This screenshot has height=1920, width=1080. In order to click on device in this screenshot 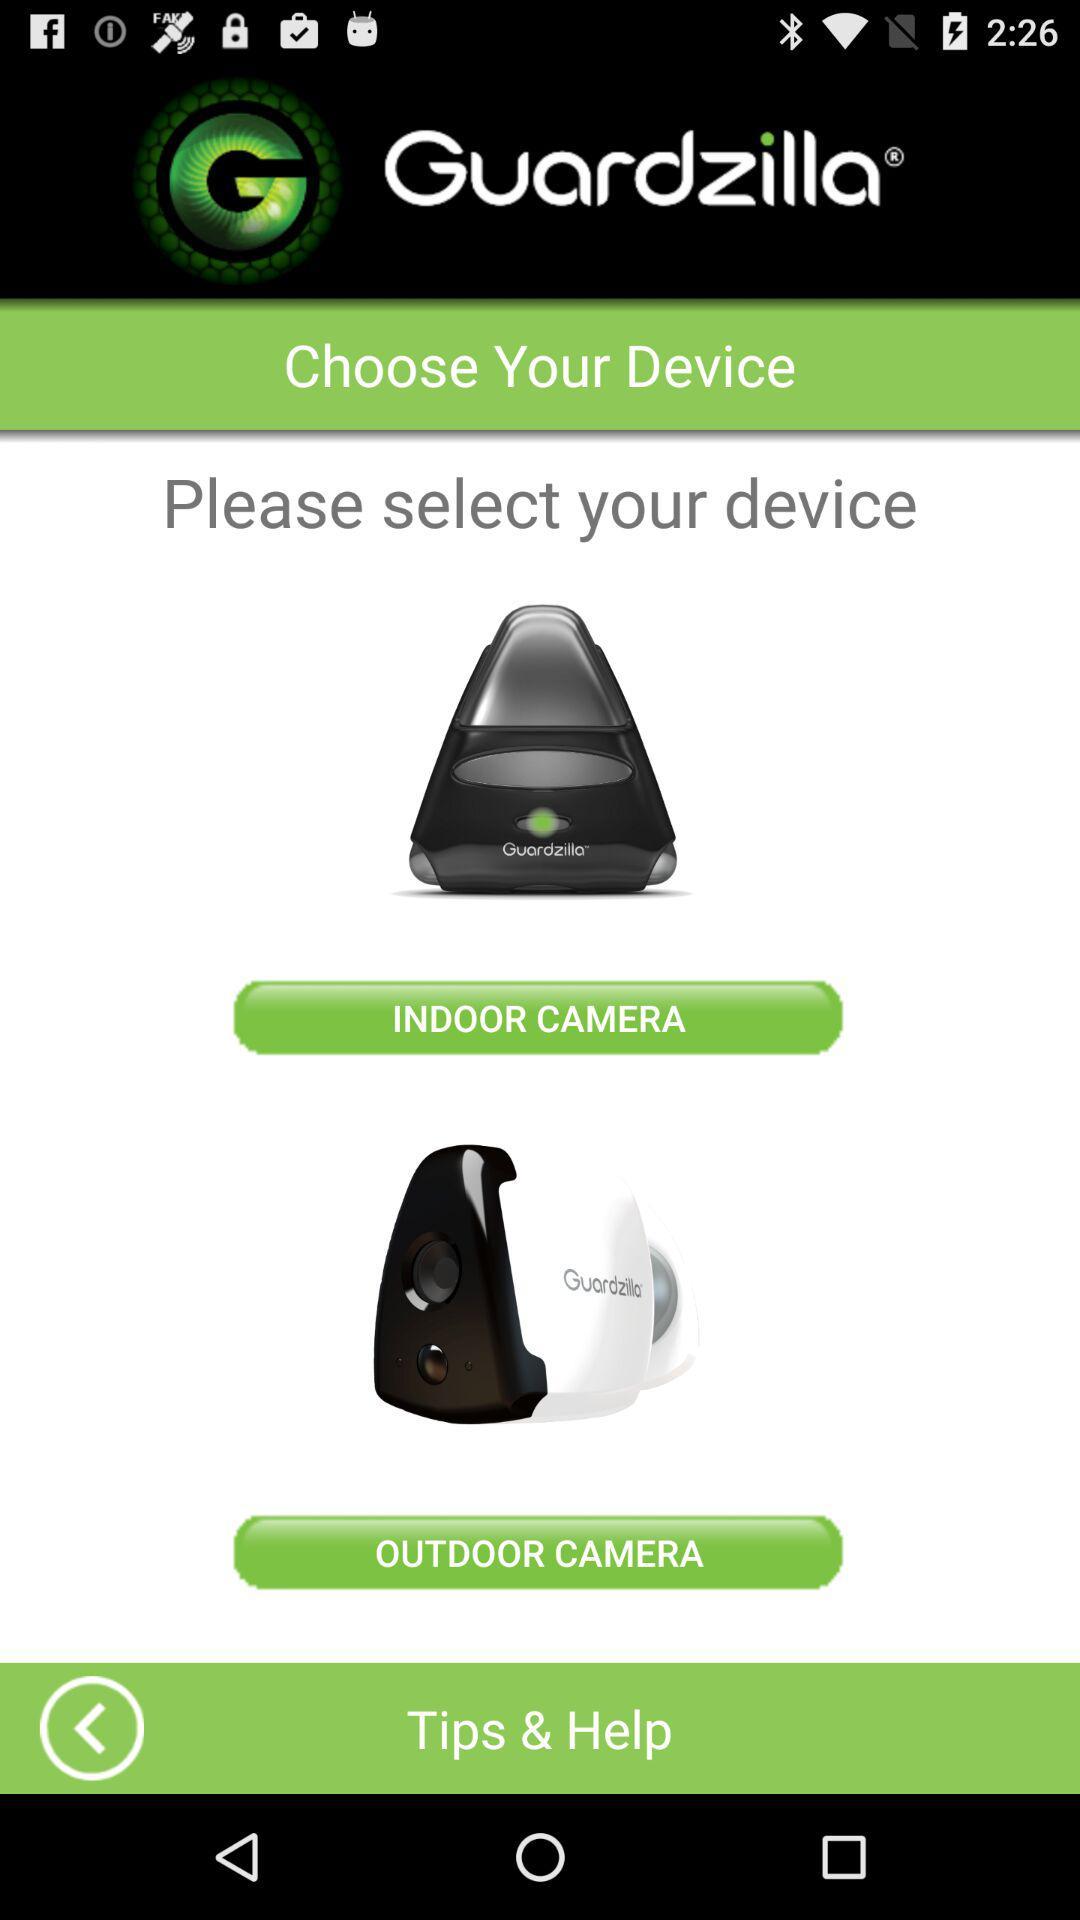, I will do `click(538, 1284)`.